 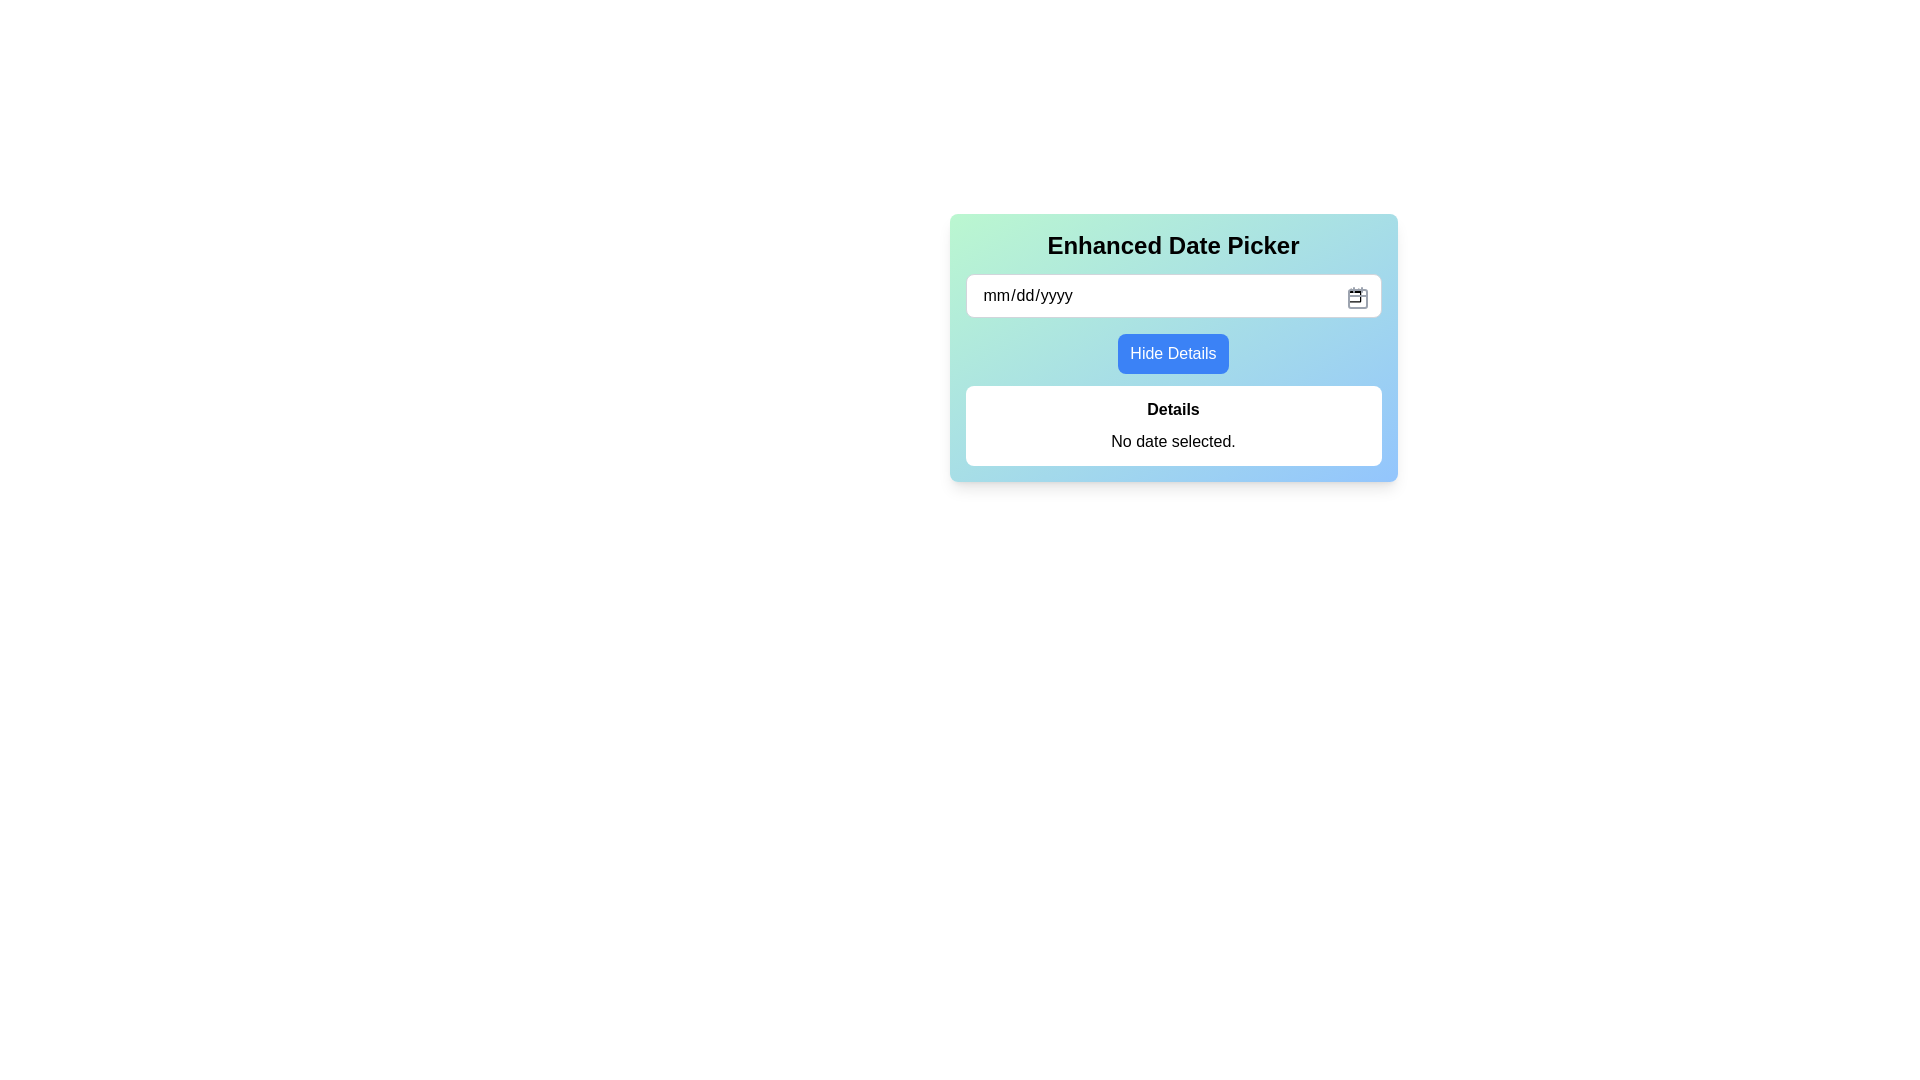 What do you see at coordinates (1357, 299) in the screenshot?
I see `the black rectangular SVG shape located in the top-right corner of the modal, which is part of the calendar icon aligned with the 'mm/dd/yyyy' input field` at bounding box center [1357, 299].